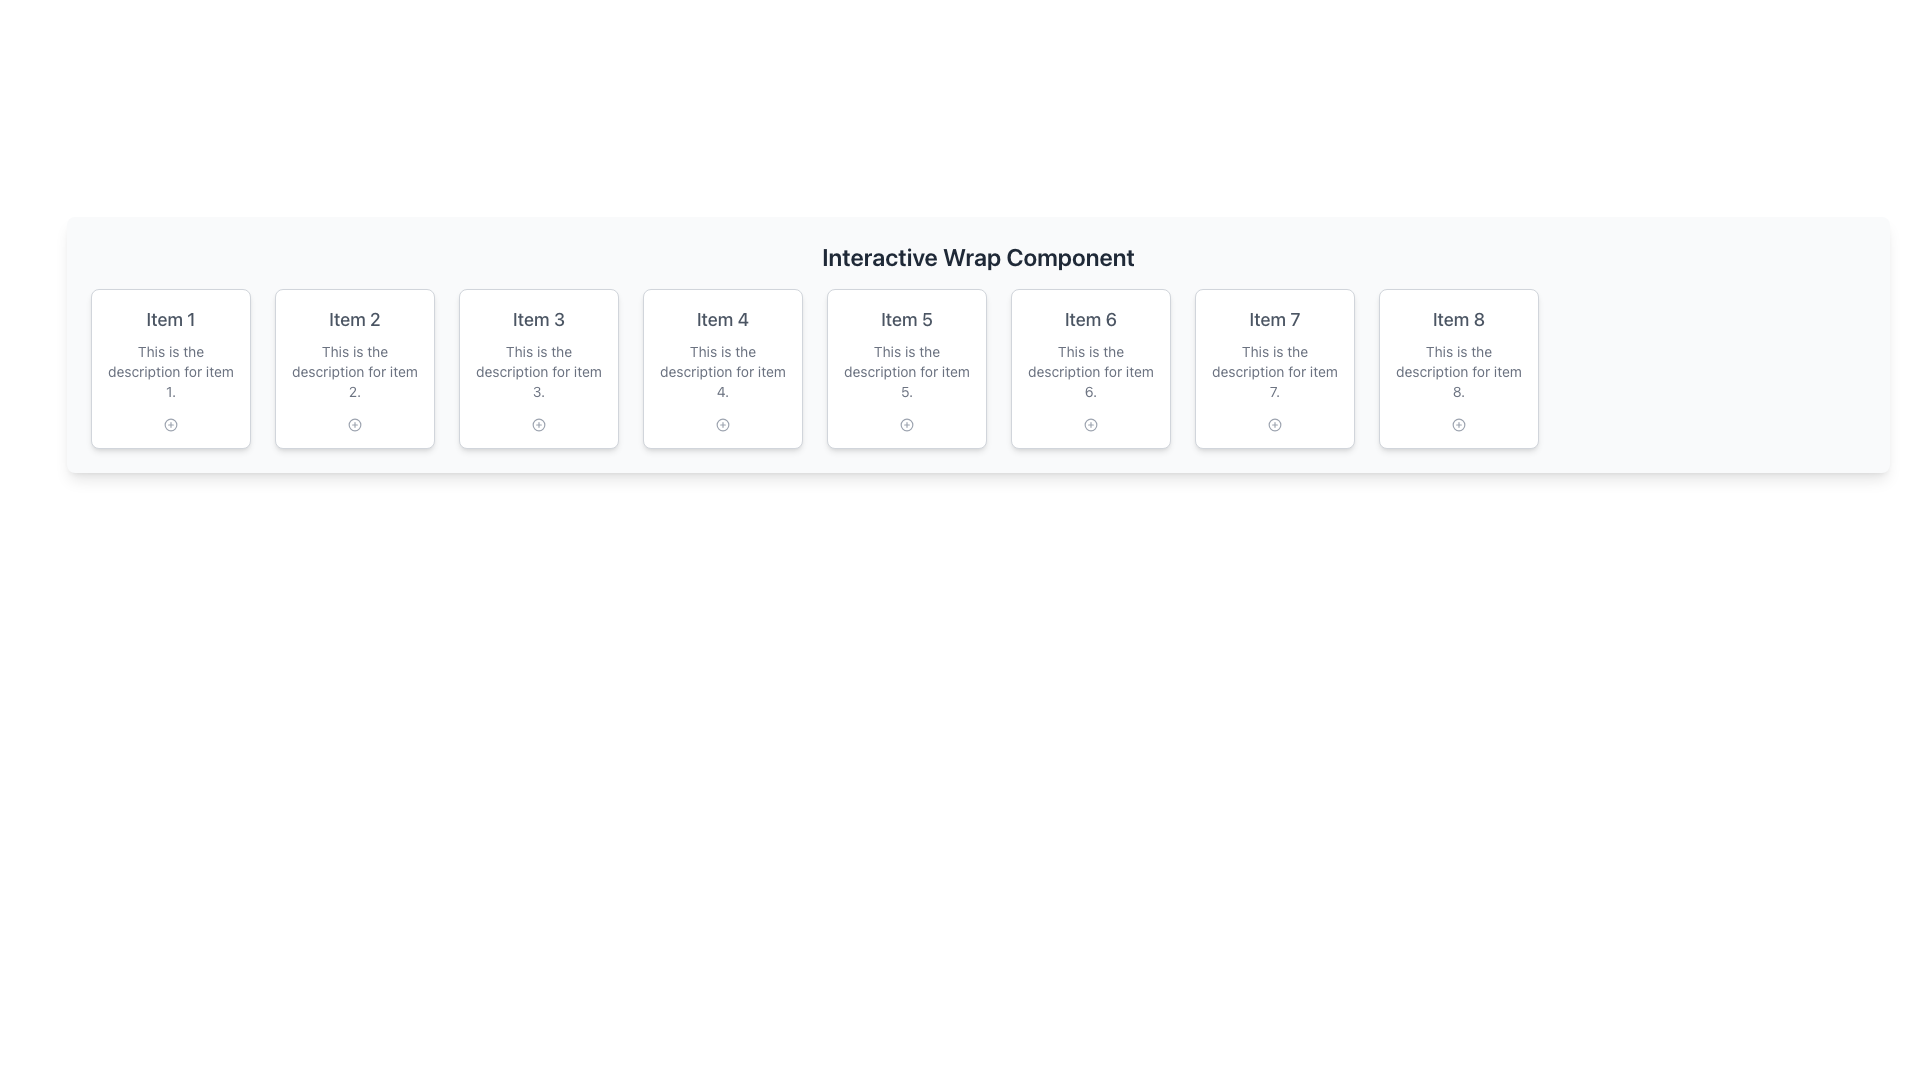 Image resolution: width=1920 pixels, height=1080 pixels. Describe the element at coordinates (1459, 423) in the screenshot. I see `the circular base of the '+' icon located in the bottom-right corner of the 'Item 8' card` at that location.